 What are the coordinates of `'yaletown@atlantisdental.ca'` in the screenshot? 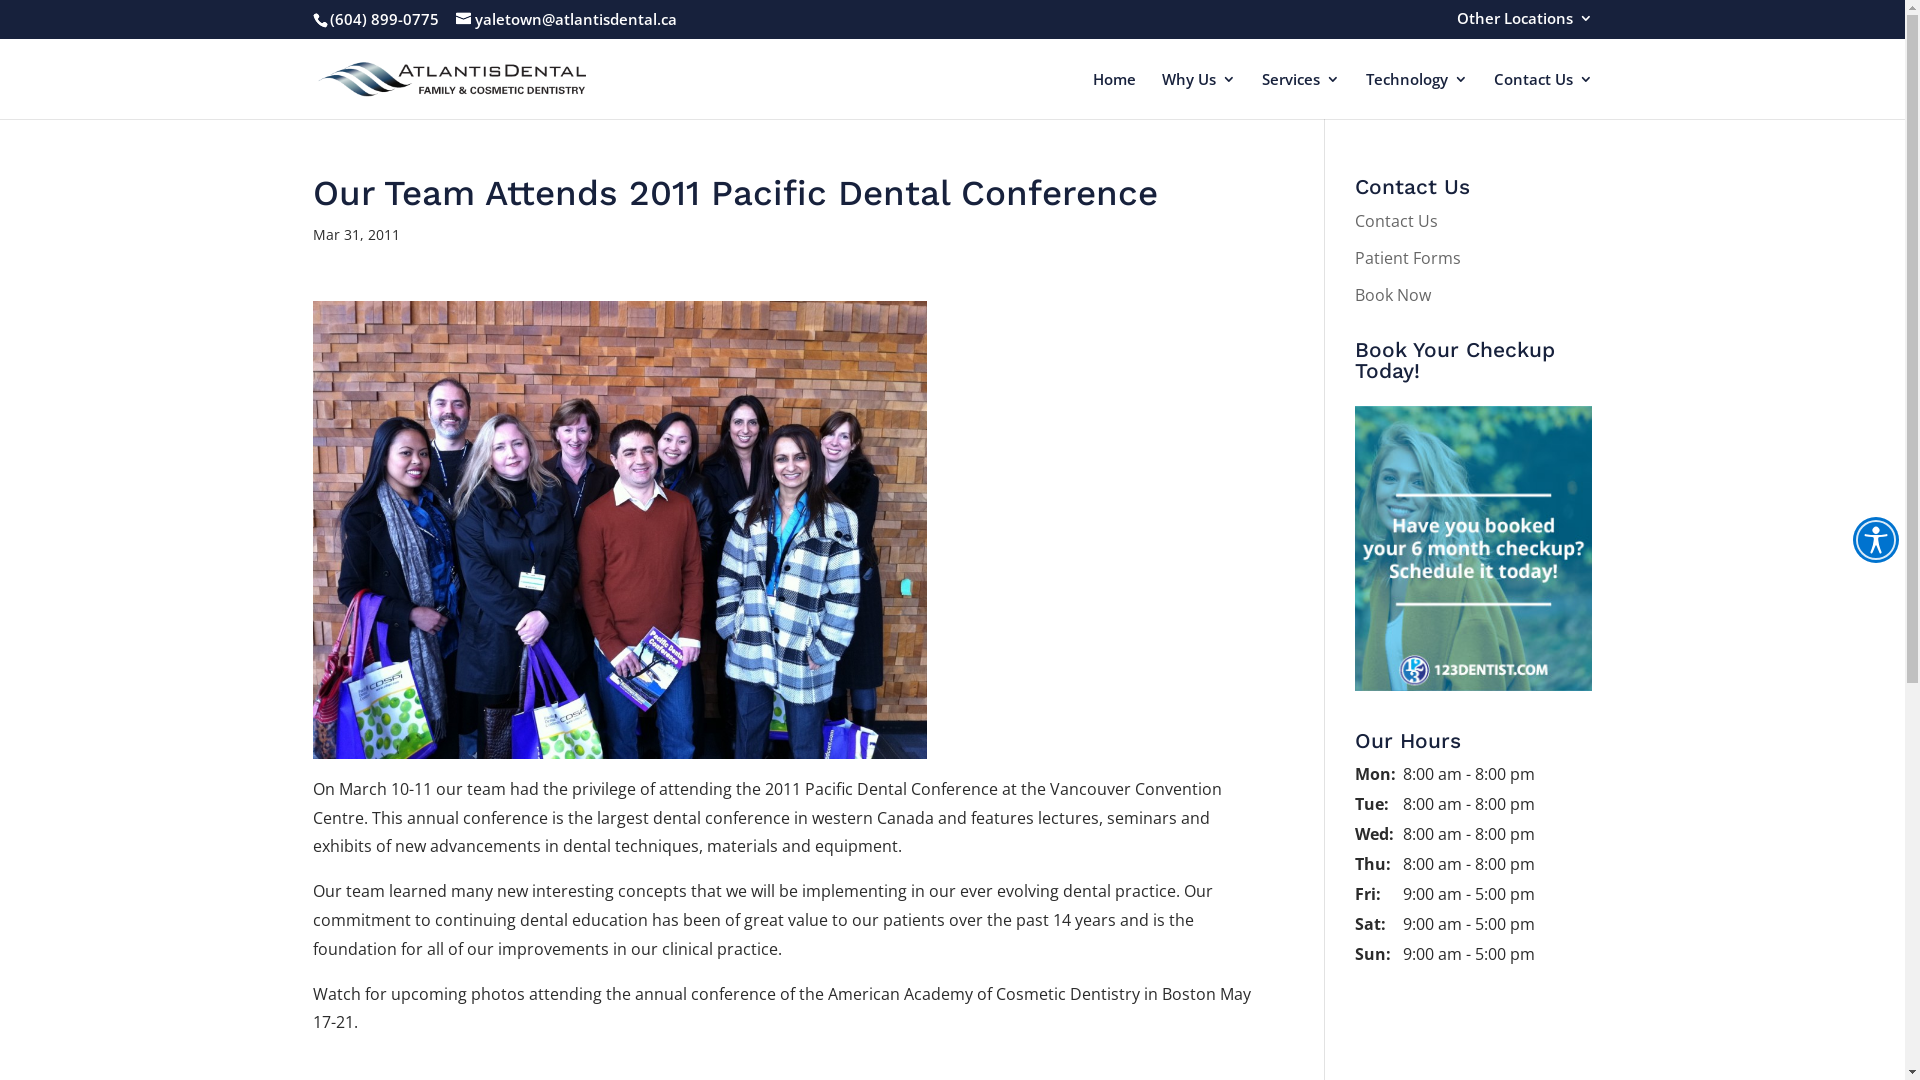 It's located at (565, 19).